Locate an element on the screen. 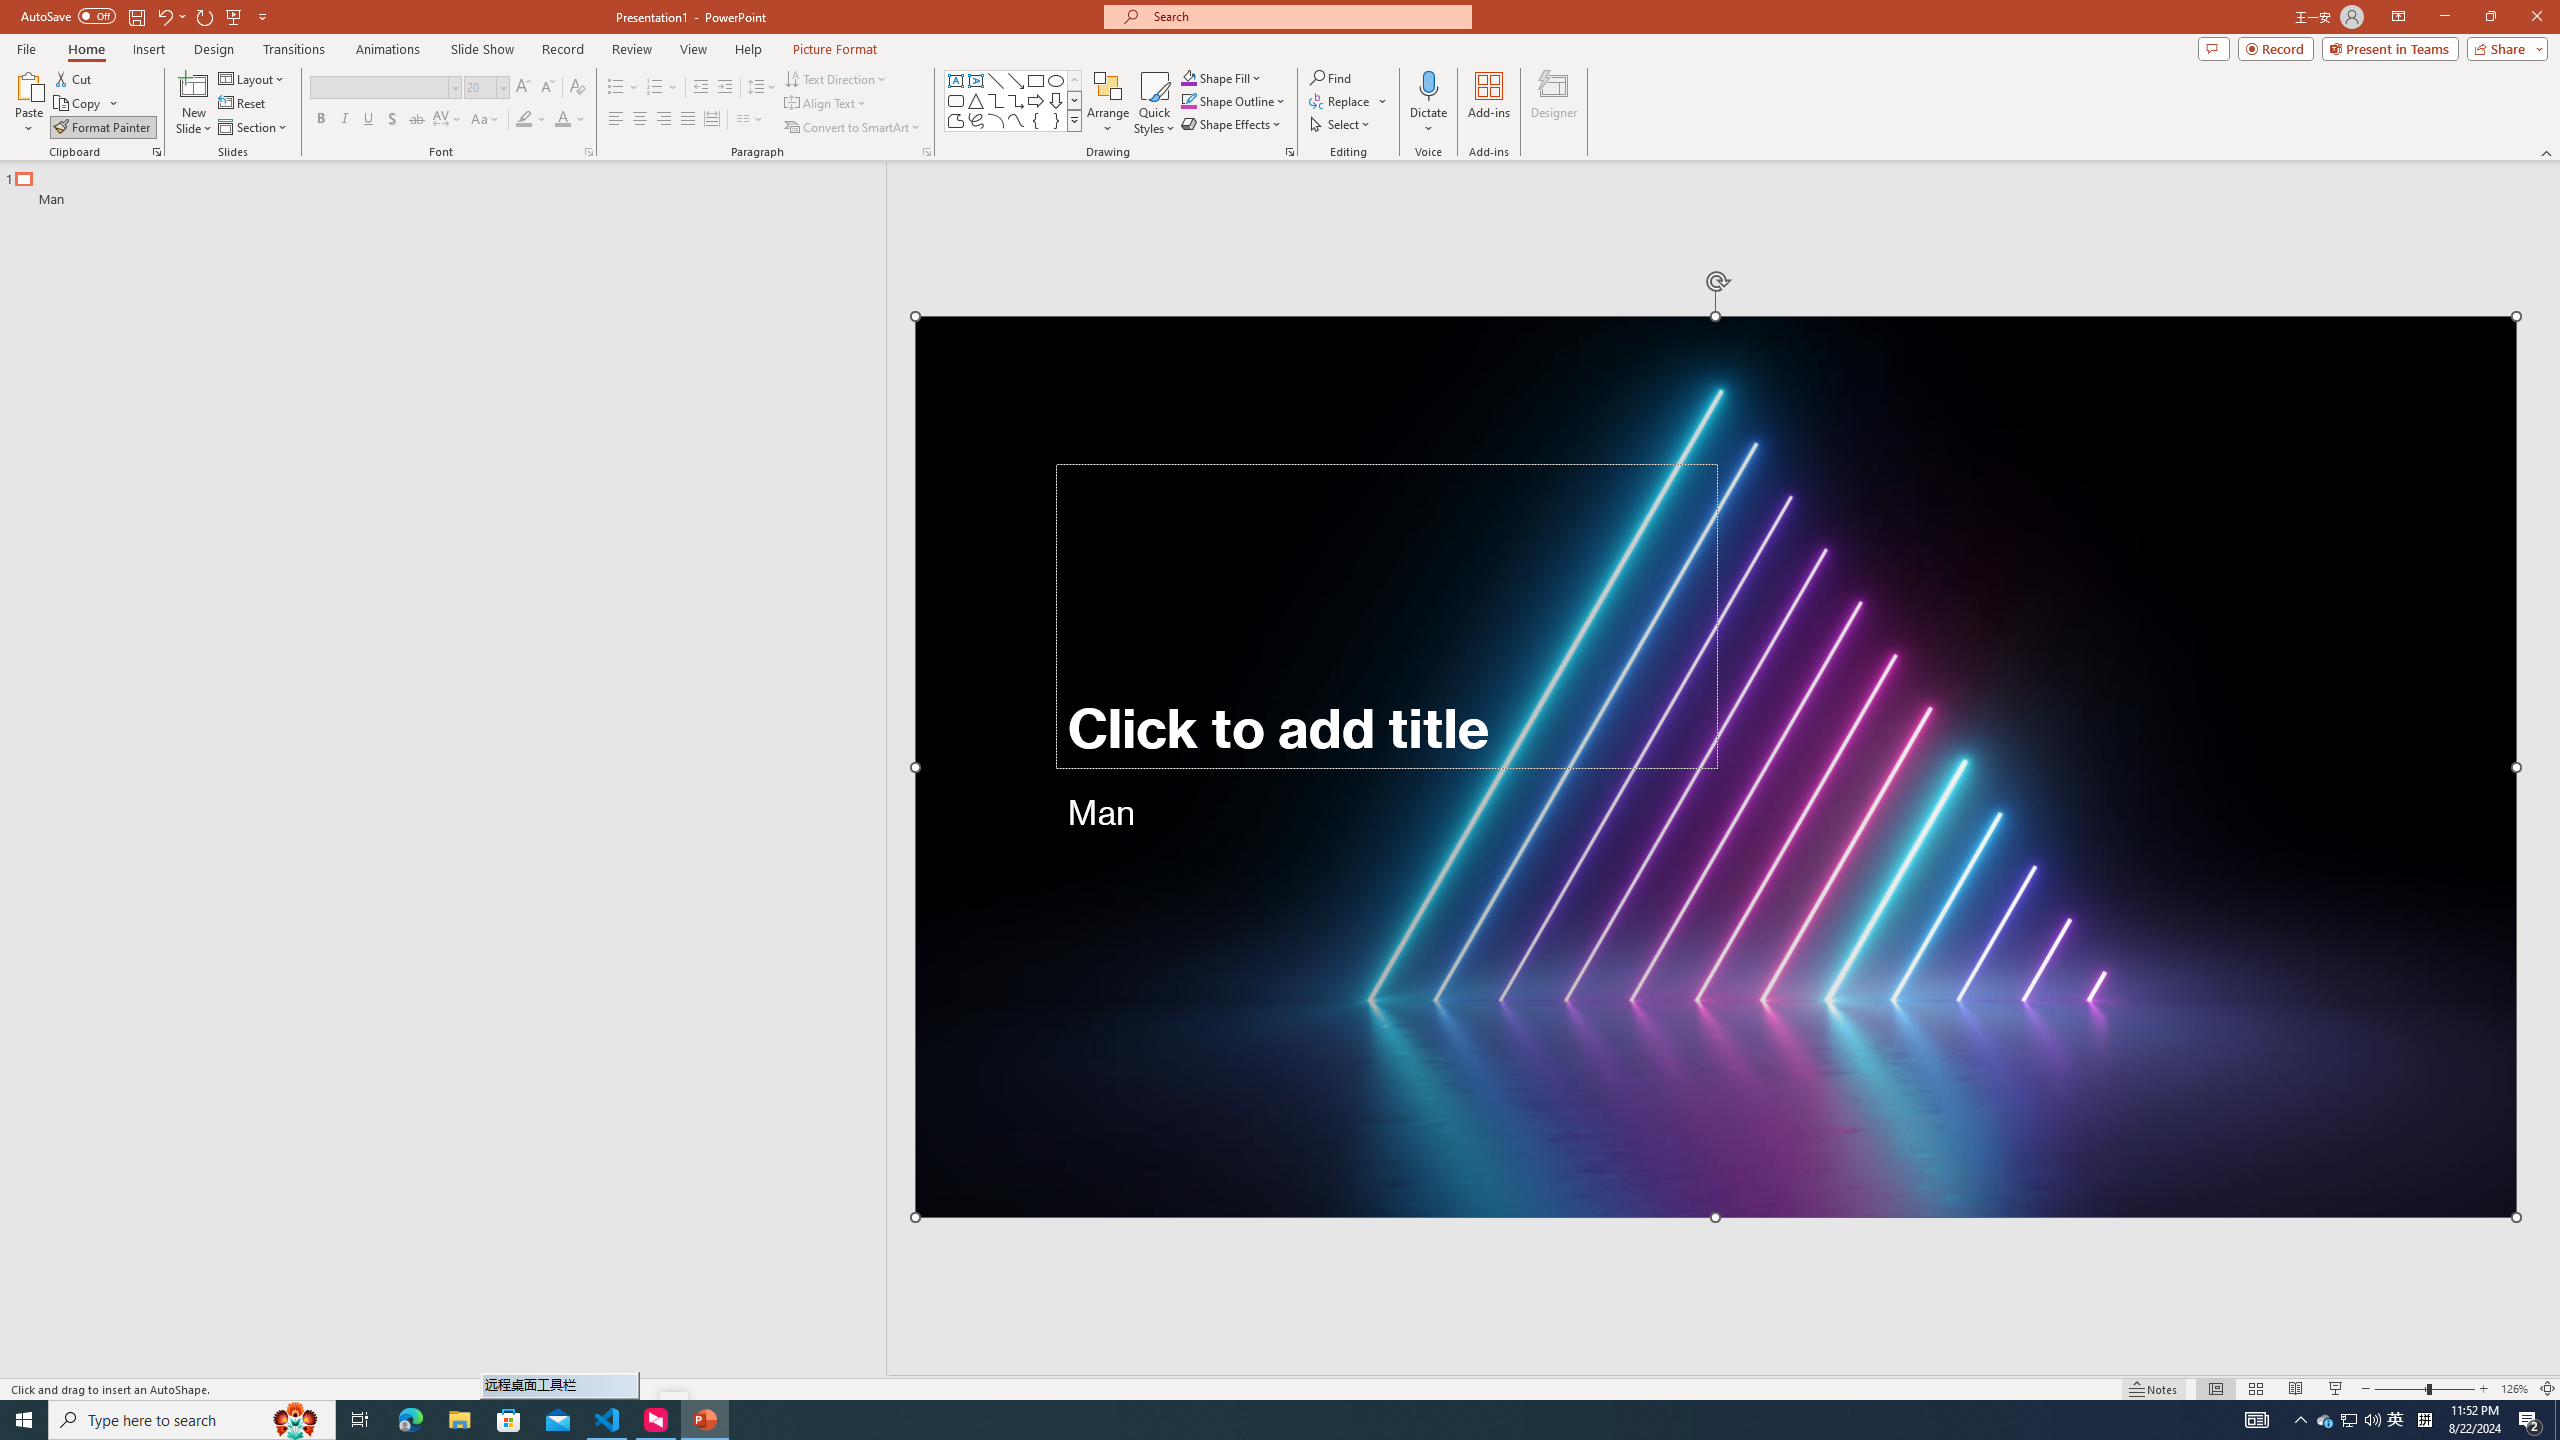  'Office Clipboard...' is located at coordinates (155, 150).